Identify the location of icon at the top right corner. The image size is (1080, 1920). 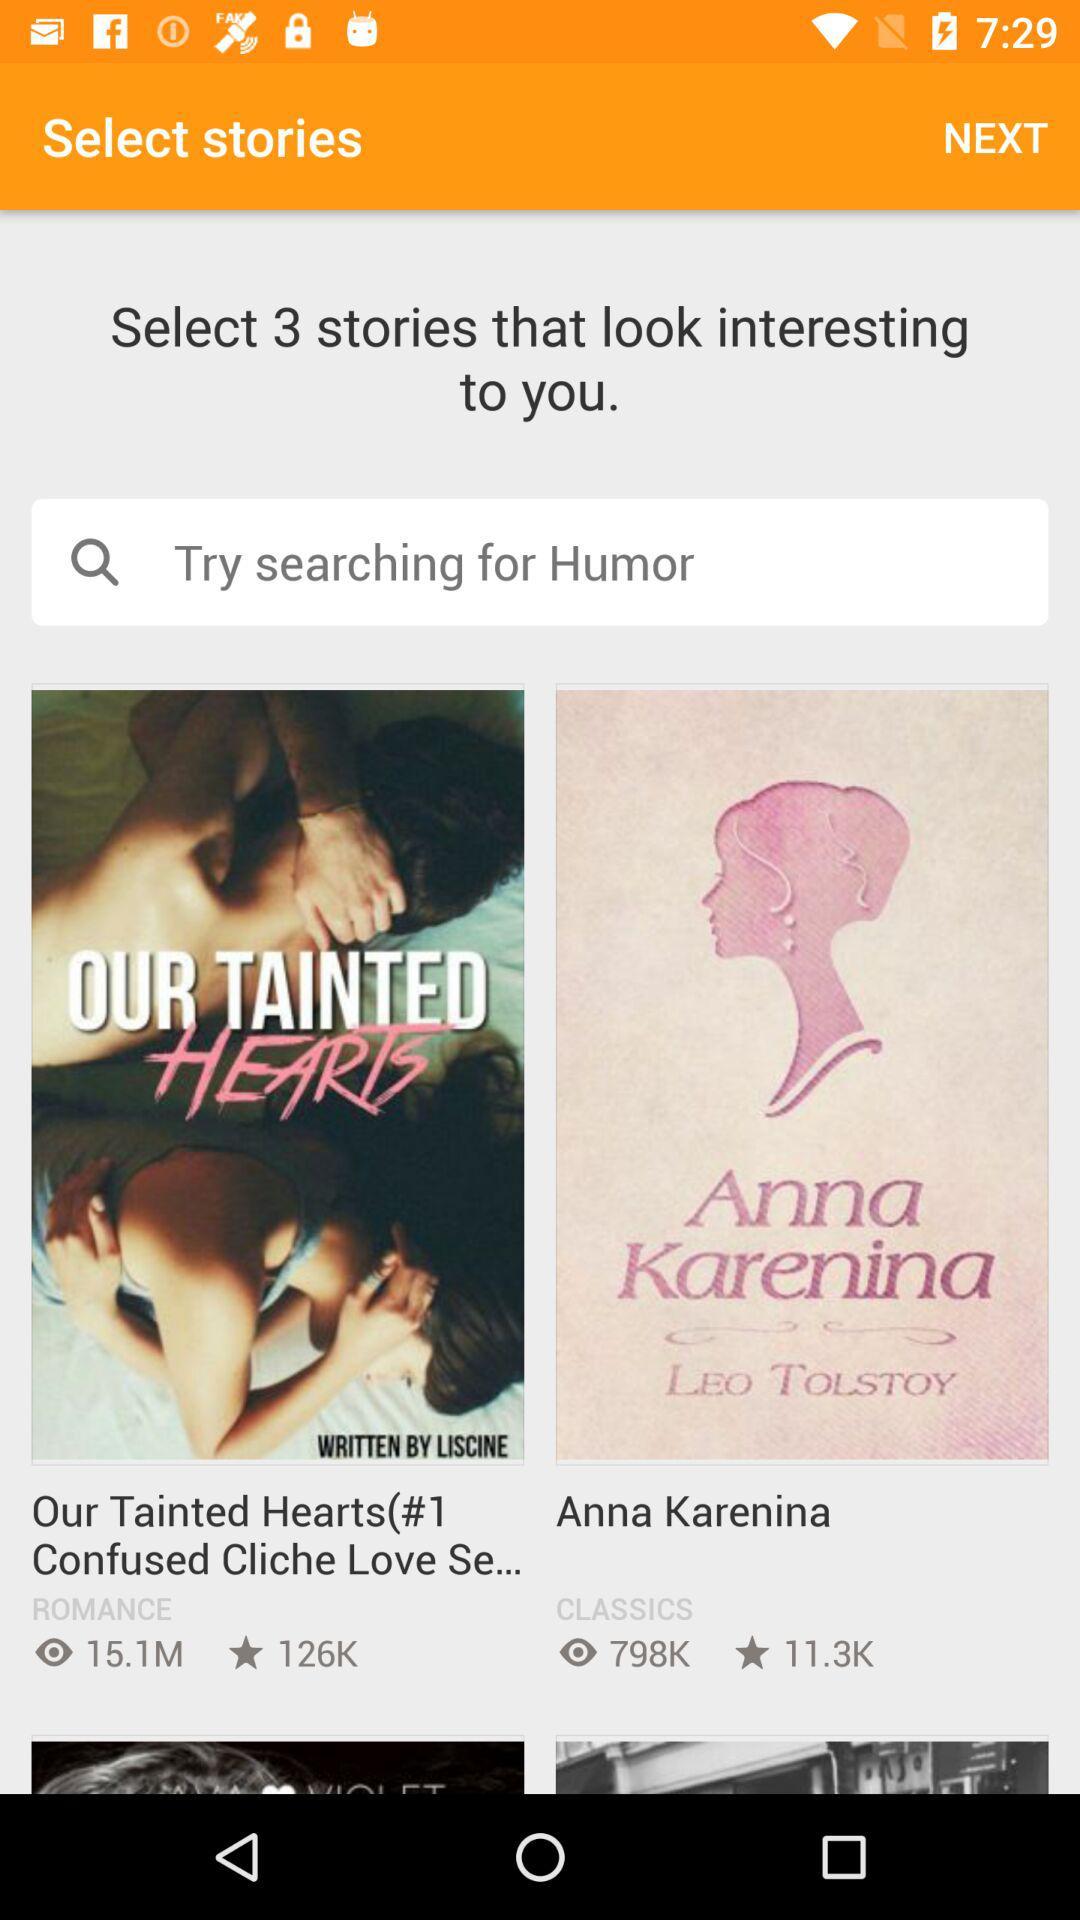
(995, 135).